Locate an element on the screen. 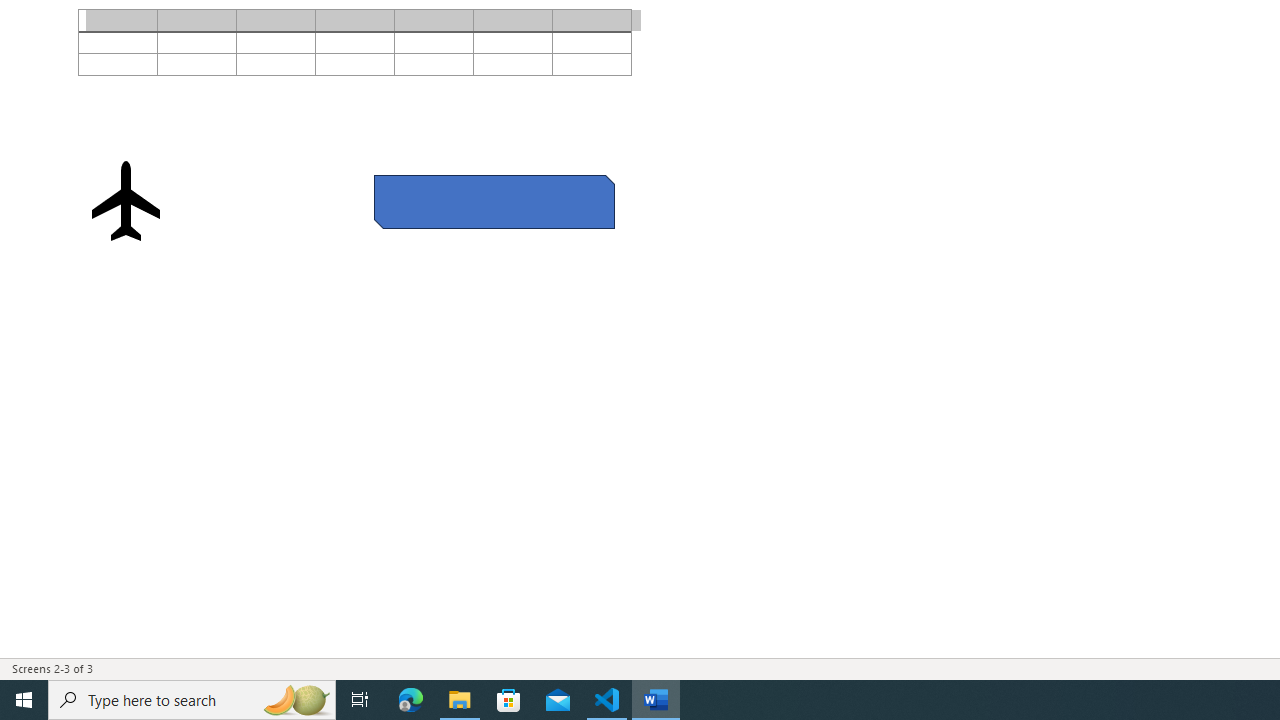 Image resolution: width=1280 pixels, height=720 pixels. 'Airplane with solid fill' is located at coordinates (125, 200).